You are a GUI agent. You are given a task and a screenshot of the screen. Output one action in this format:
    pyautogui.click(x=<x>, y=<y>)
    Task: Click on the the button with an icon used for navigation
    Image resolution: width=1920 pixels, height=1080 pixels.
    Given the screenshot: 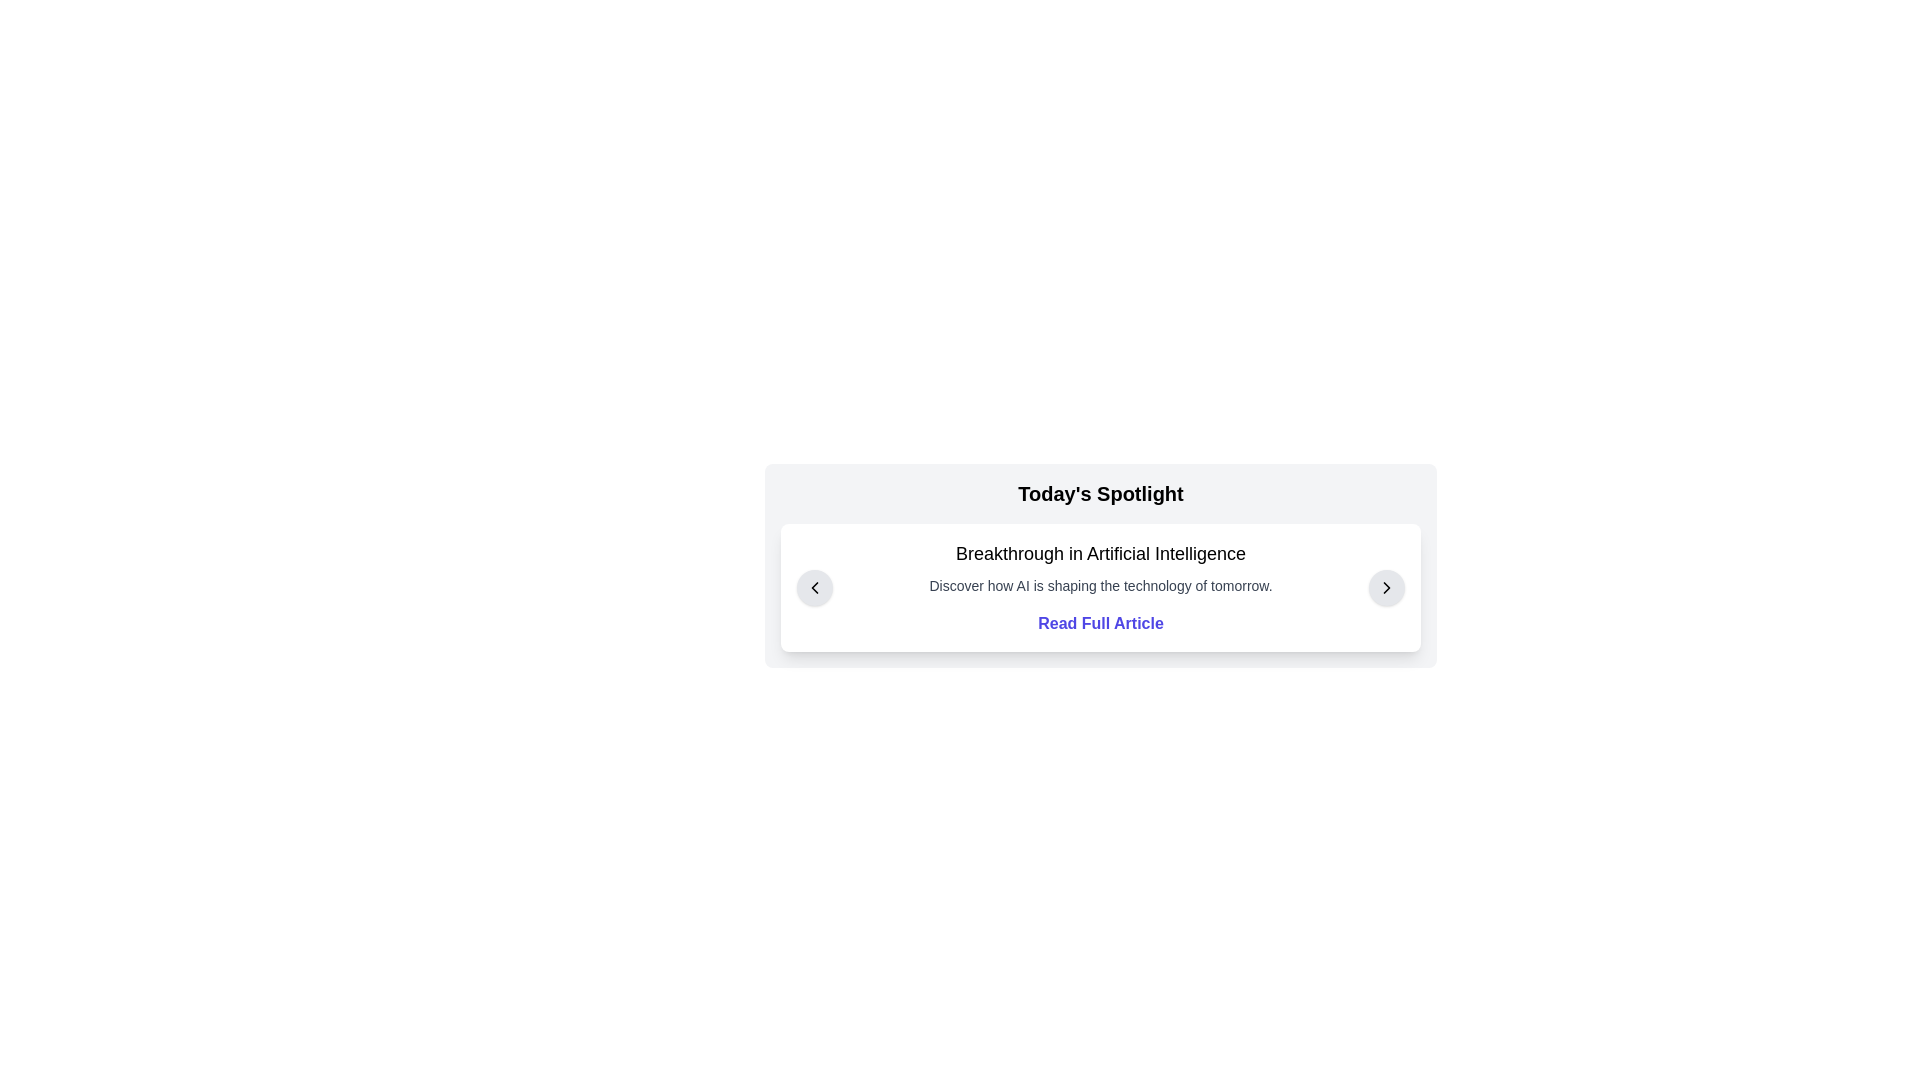 What is the action you would take?
    pyautogui.click(x=815, y=586)
    